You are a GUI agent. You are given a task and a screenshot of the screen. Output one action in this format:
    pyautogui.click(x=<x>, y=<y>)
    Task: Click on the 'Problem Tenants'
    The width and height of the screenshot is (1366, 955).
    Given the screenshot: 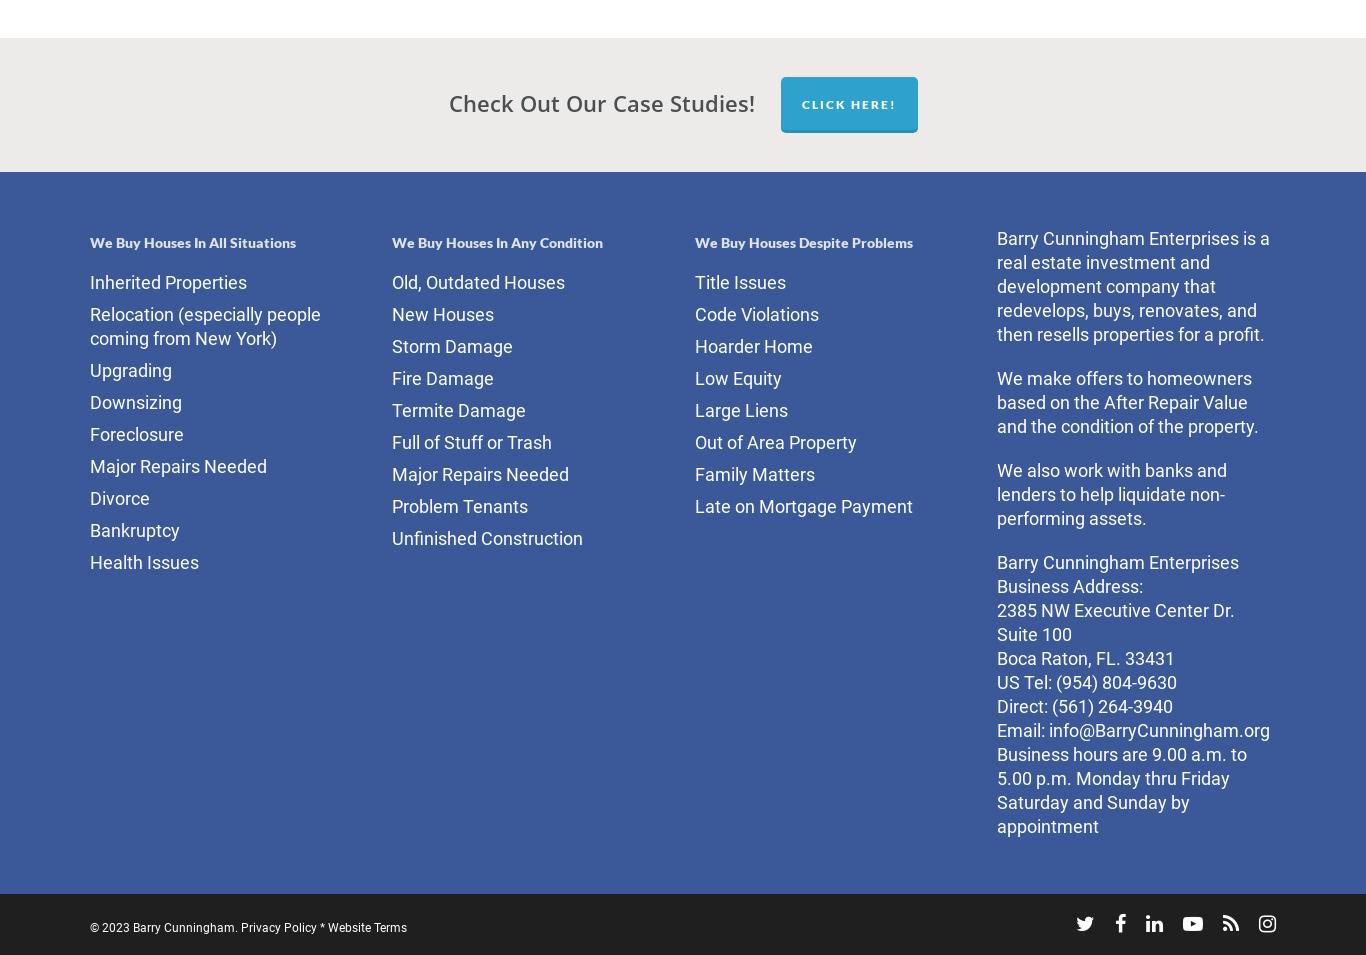 What is the action you would take?
    pyautogui.click(x=459, y=505)
    